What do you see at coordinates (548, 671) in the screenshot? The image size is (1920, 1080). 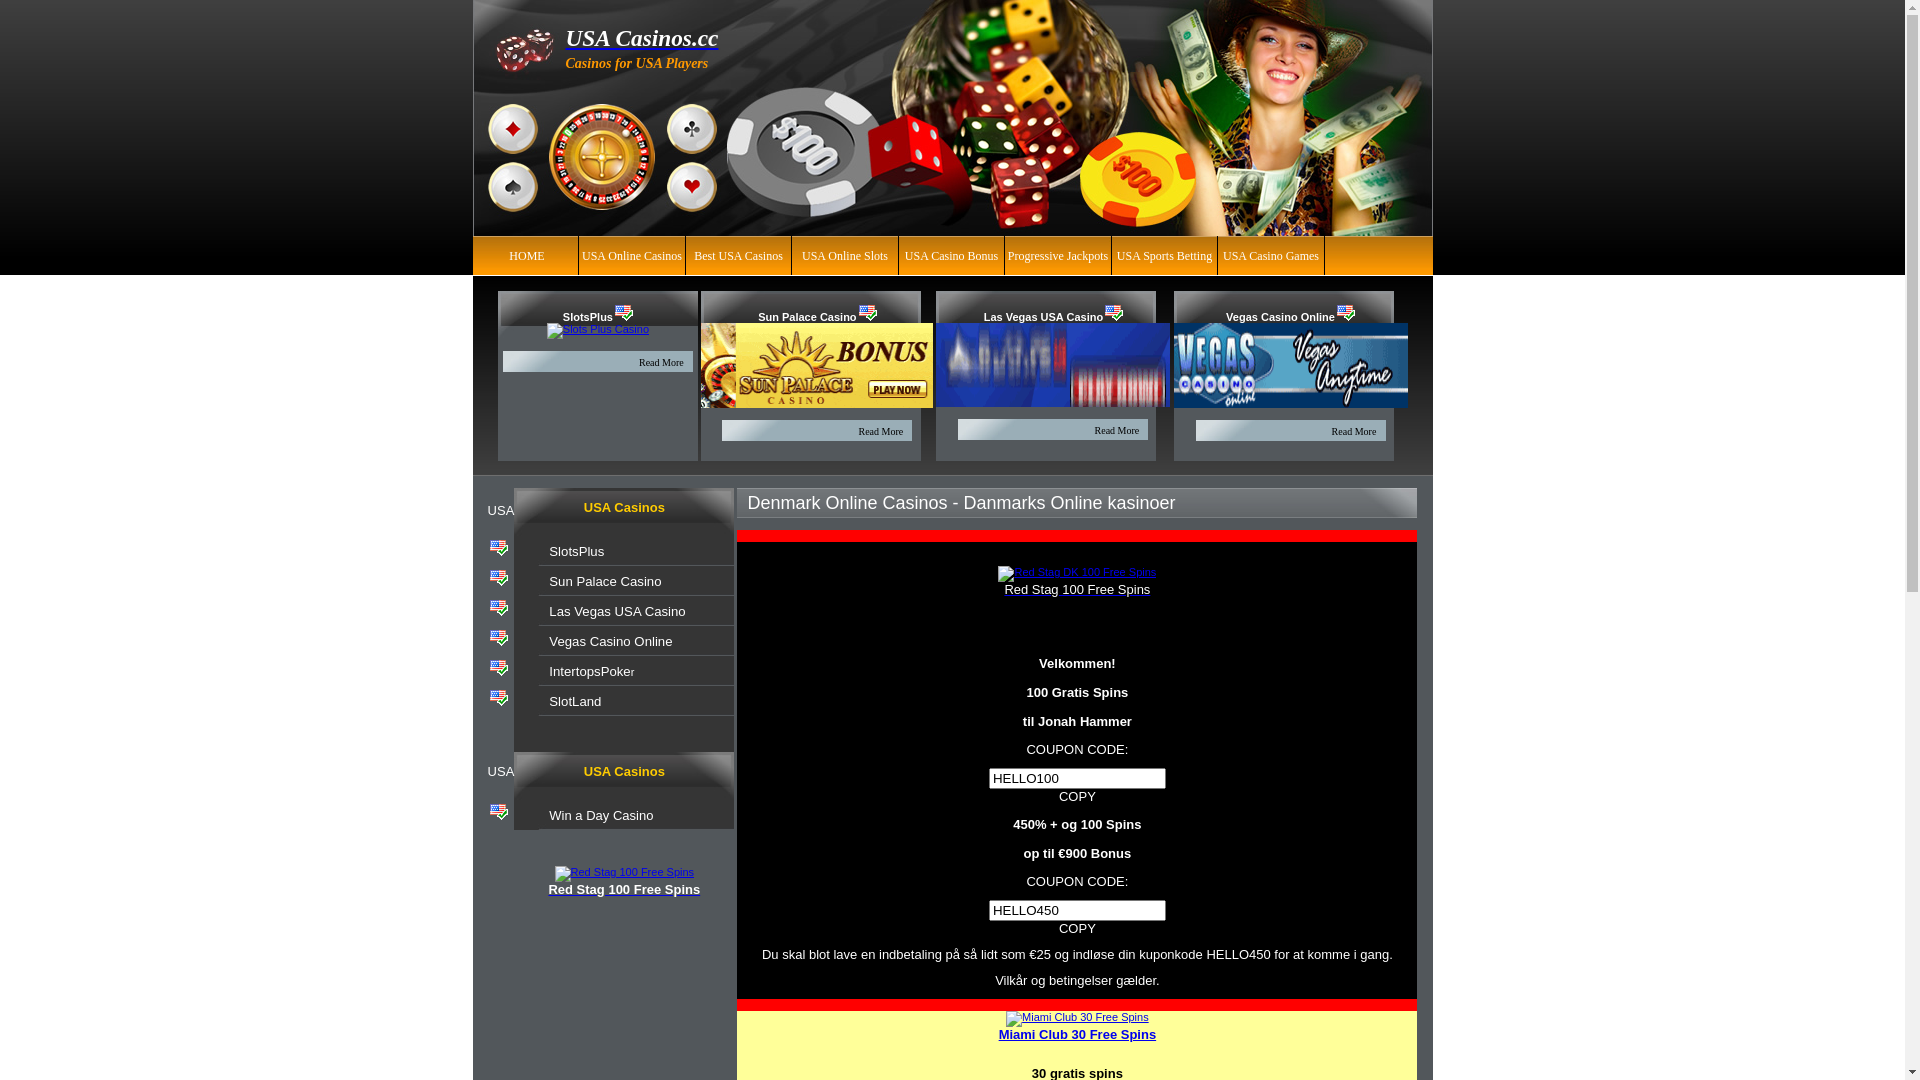 I see `'IntertopsPoker'` at bounding box center [548, 671].